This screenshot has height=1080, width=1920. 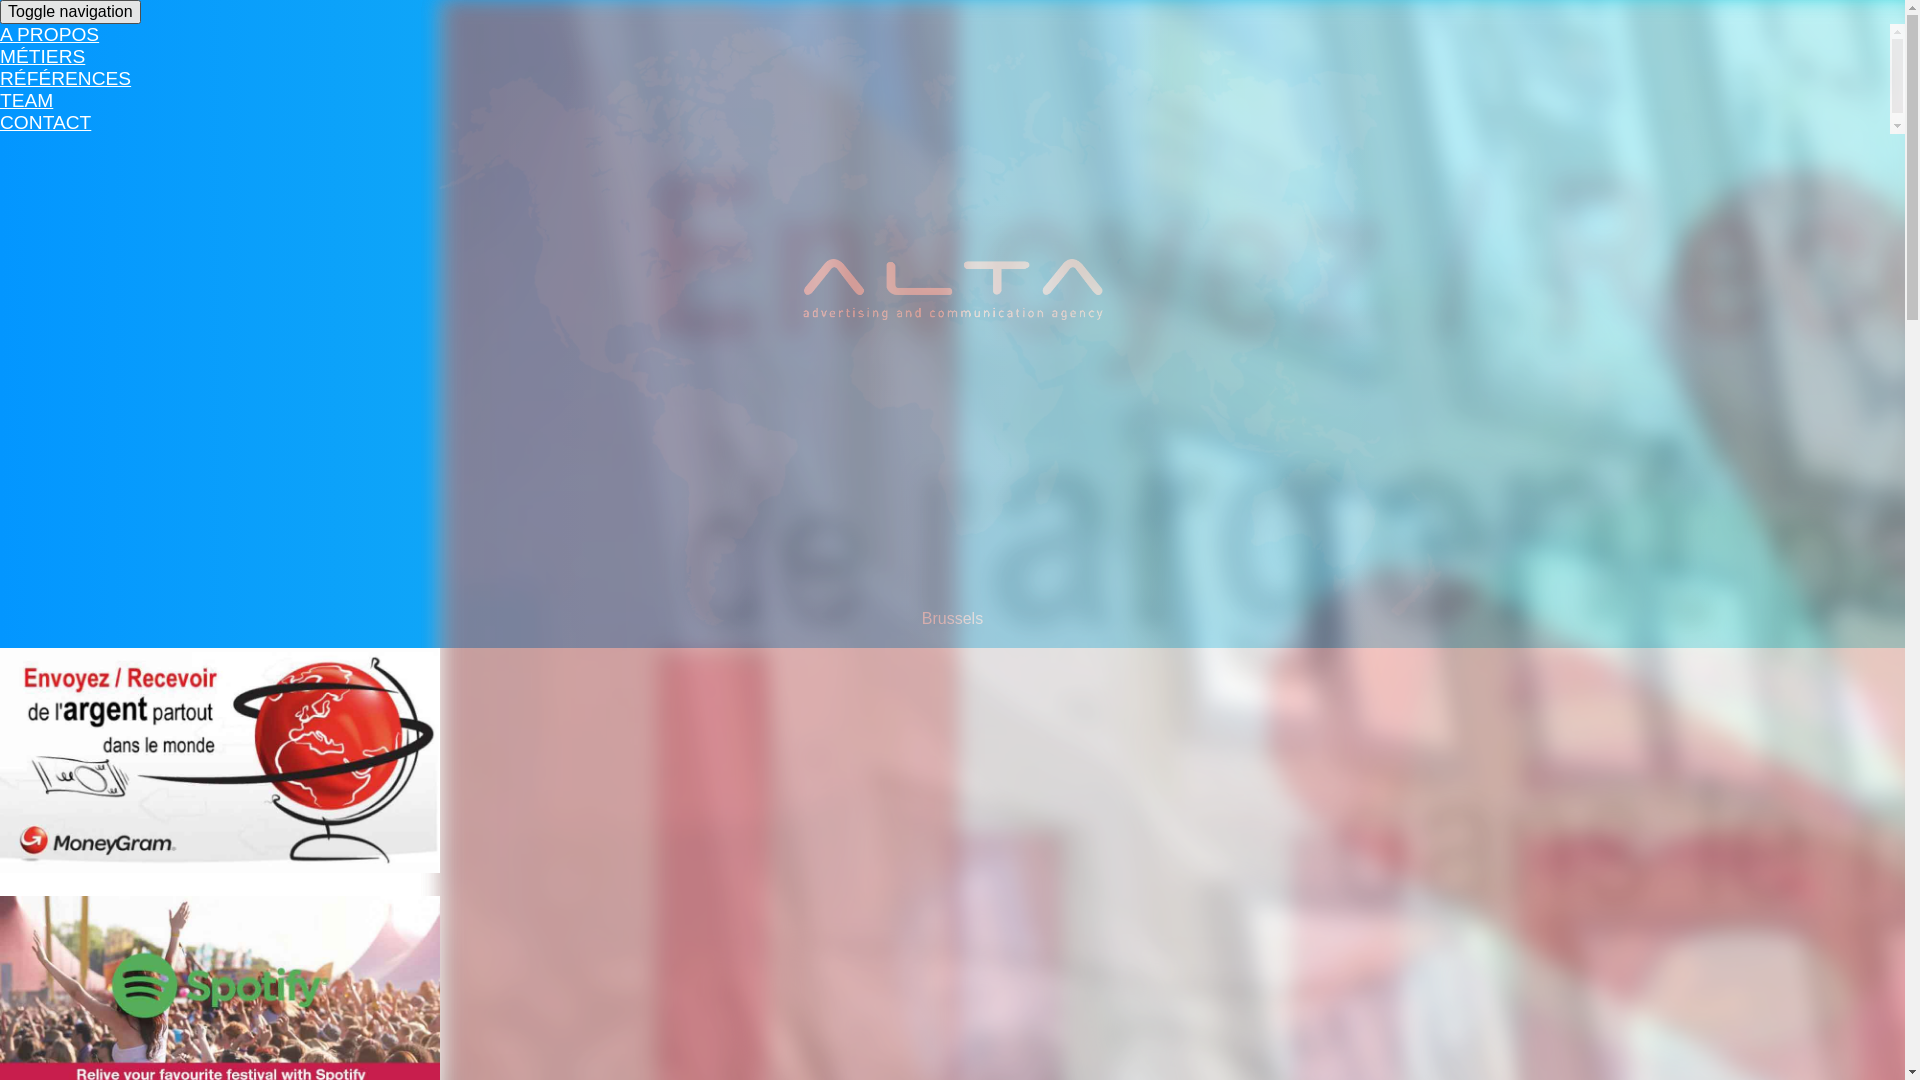 I want to click on 'Toggle navigation', so click(x=70, y=11).